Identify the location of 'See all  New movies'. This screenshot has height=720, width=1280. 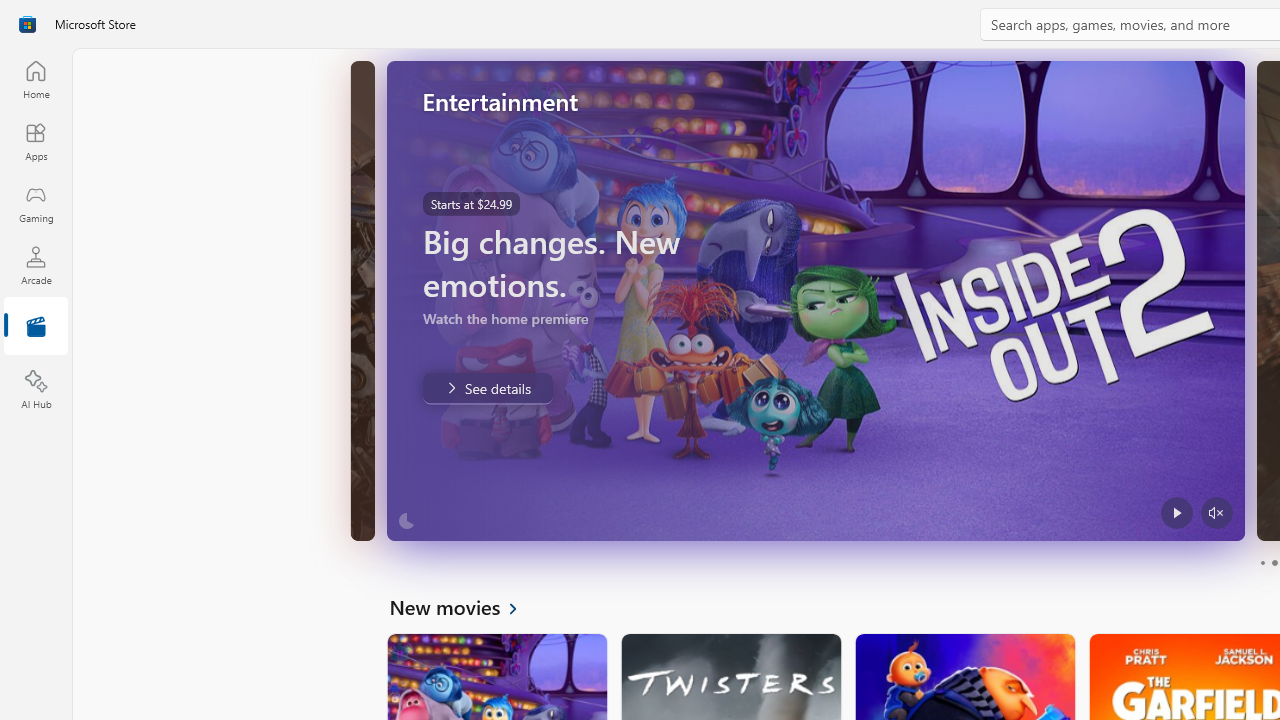
(464, 605).